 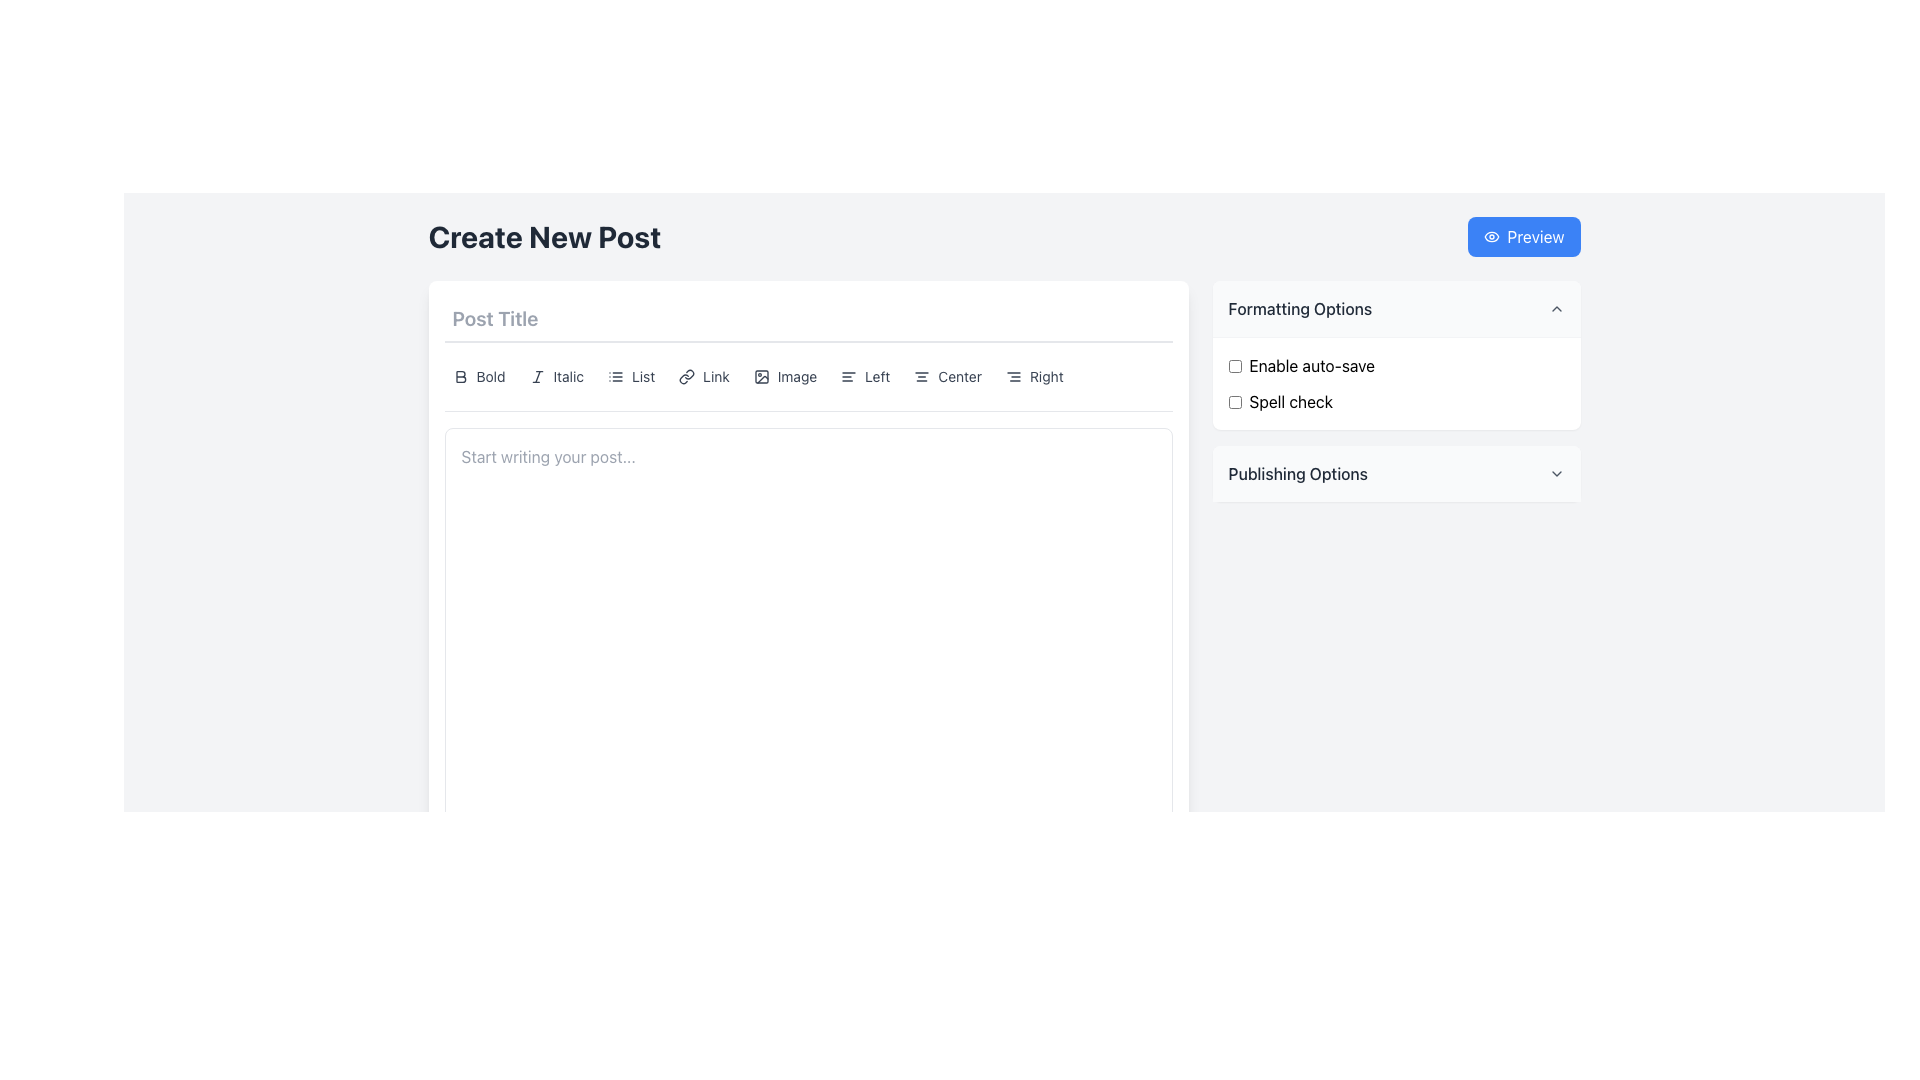 What do you see at coordinates (459, 377) in the screenshot?
I see `the bold formatting toggle icon located to the left of the 'Bold' text in the toolbar of the content editor` at bounding box center [459, 377].